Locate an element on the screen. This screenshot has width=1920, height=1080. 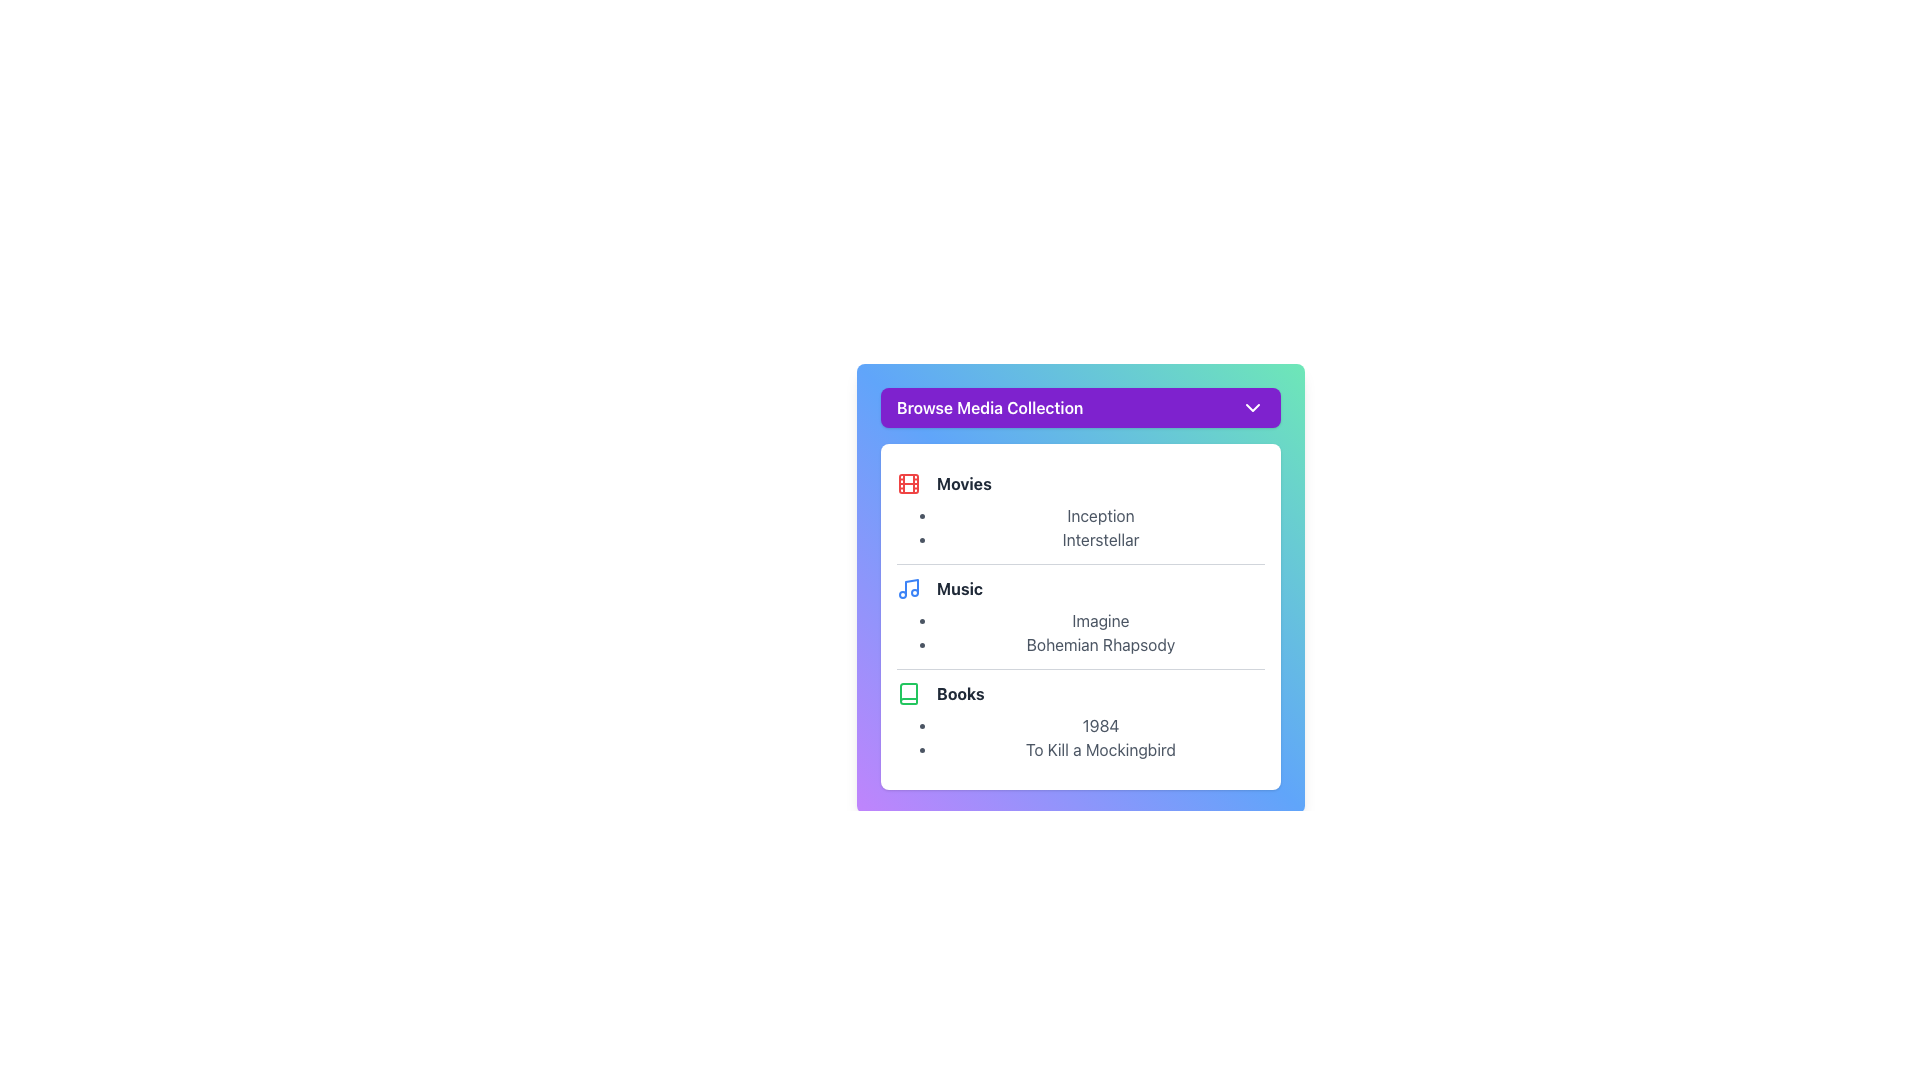
the 'Imagine' or 'Bohemian Rhapsody' item in the Category Section under 'Browse Media Collection' is located at coordinates (1079, 615).